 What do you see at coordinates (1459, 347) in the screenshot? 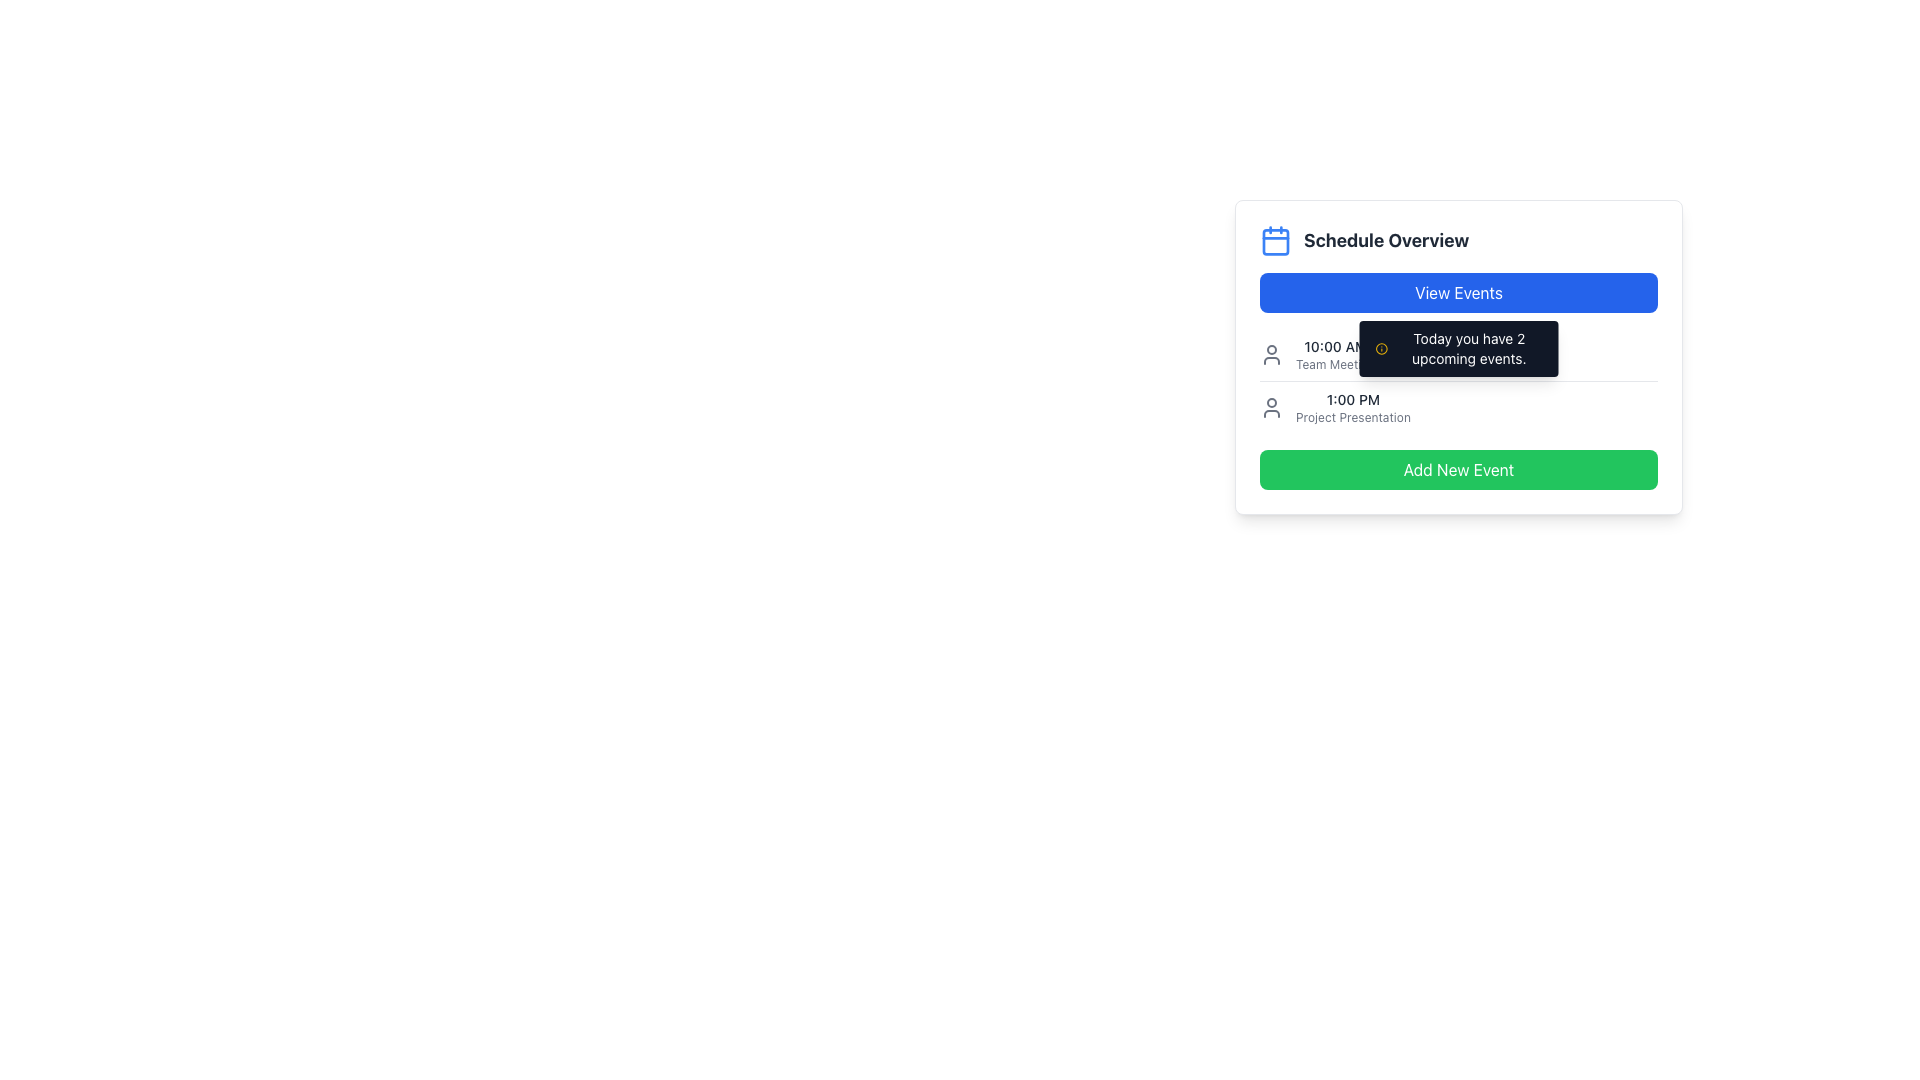
I see `the informational text indicating 'Today you have 2 upcoming events.' which is displayed in white font against a dark background, located centrally beneath the blue 'View Events' button` at bounding box center [1459, 347].